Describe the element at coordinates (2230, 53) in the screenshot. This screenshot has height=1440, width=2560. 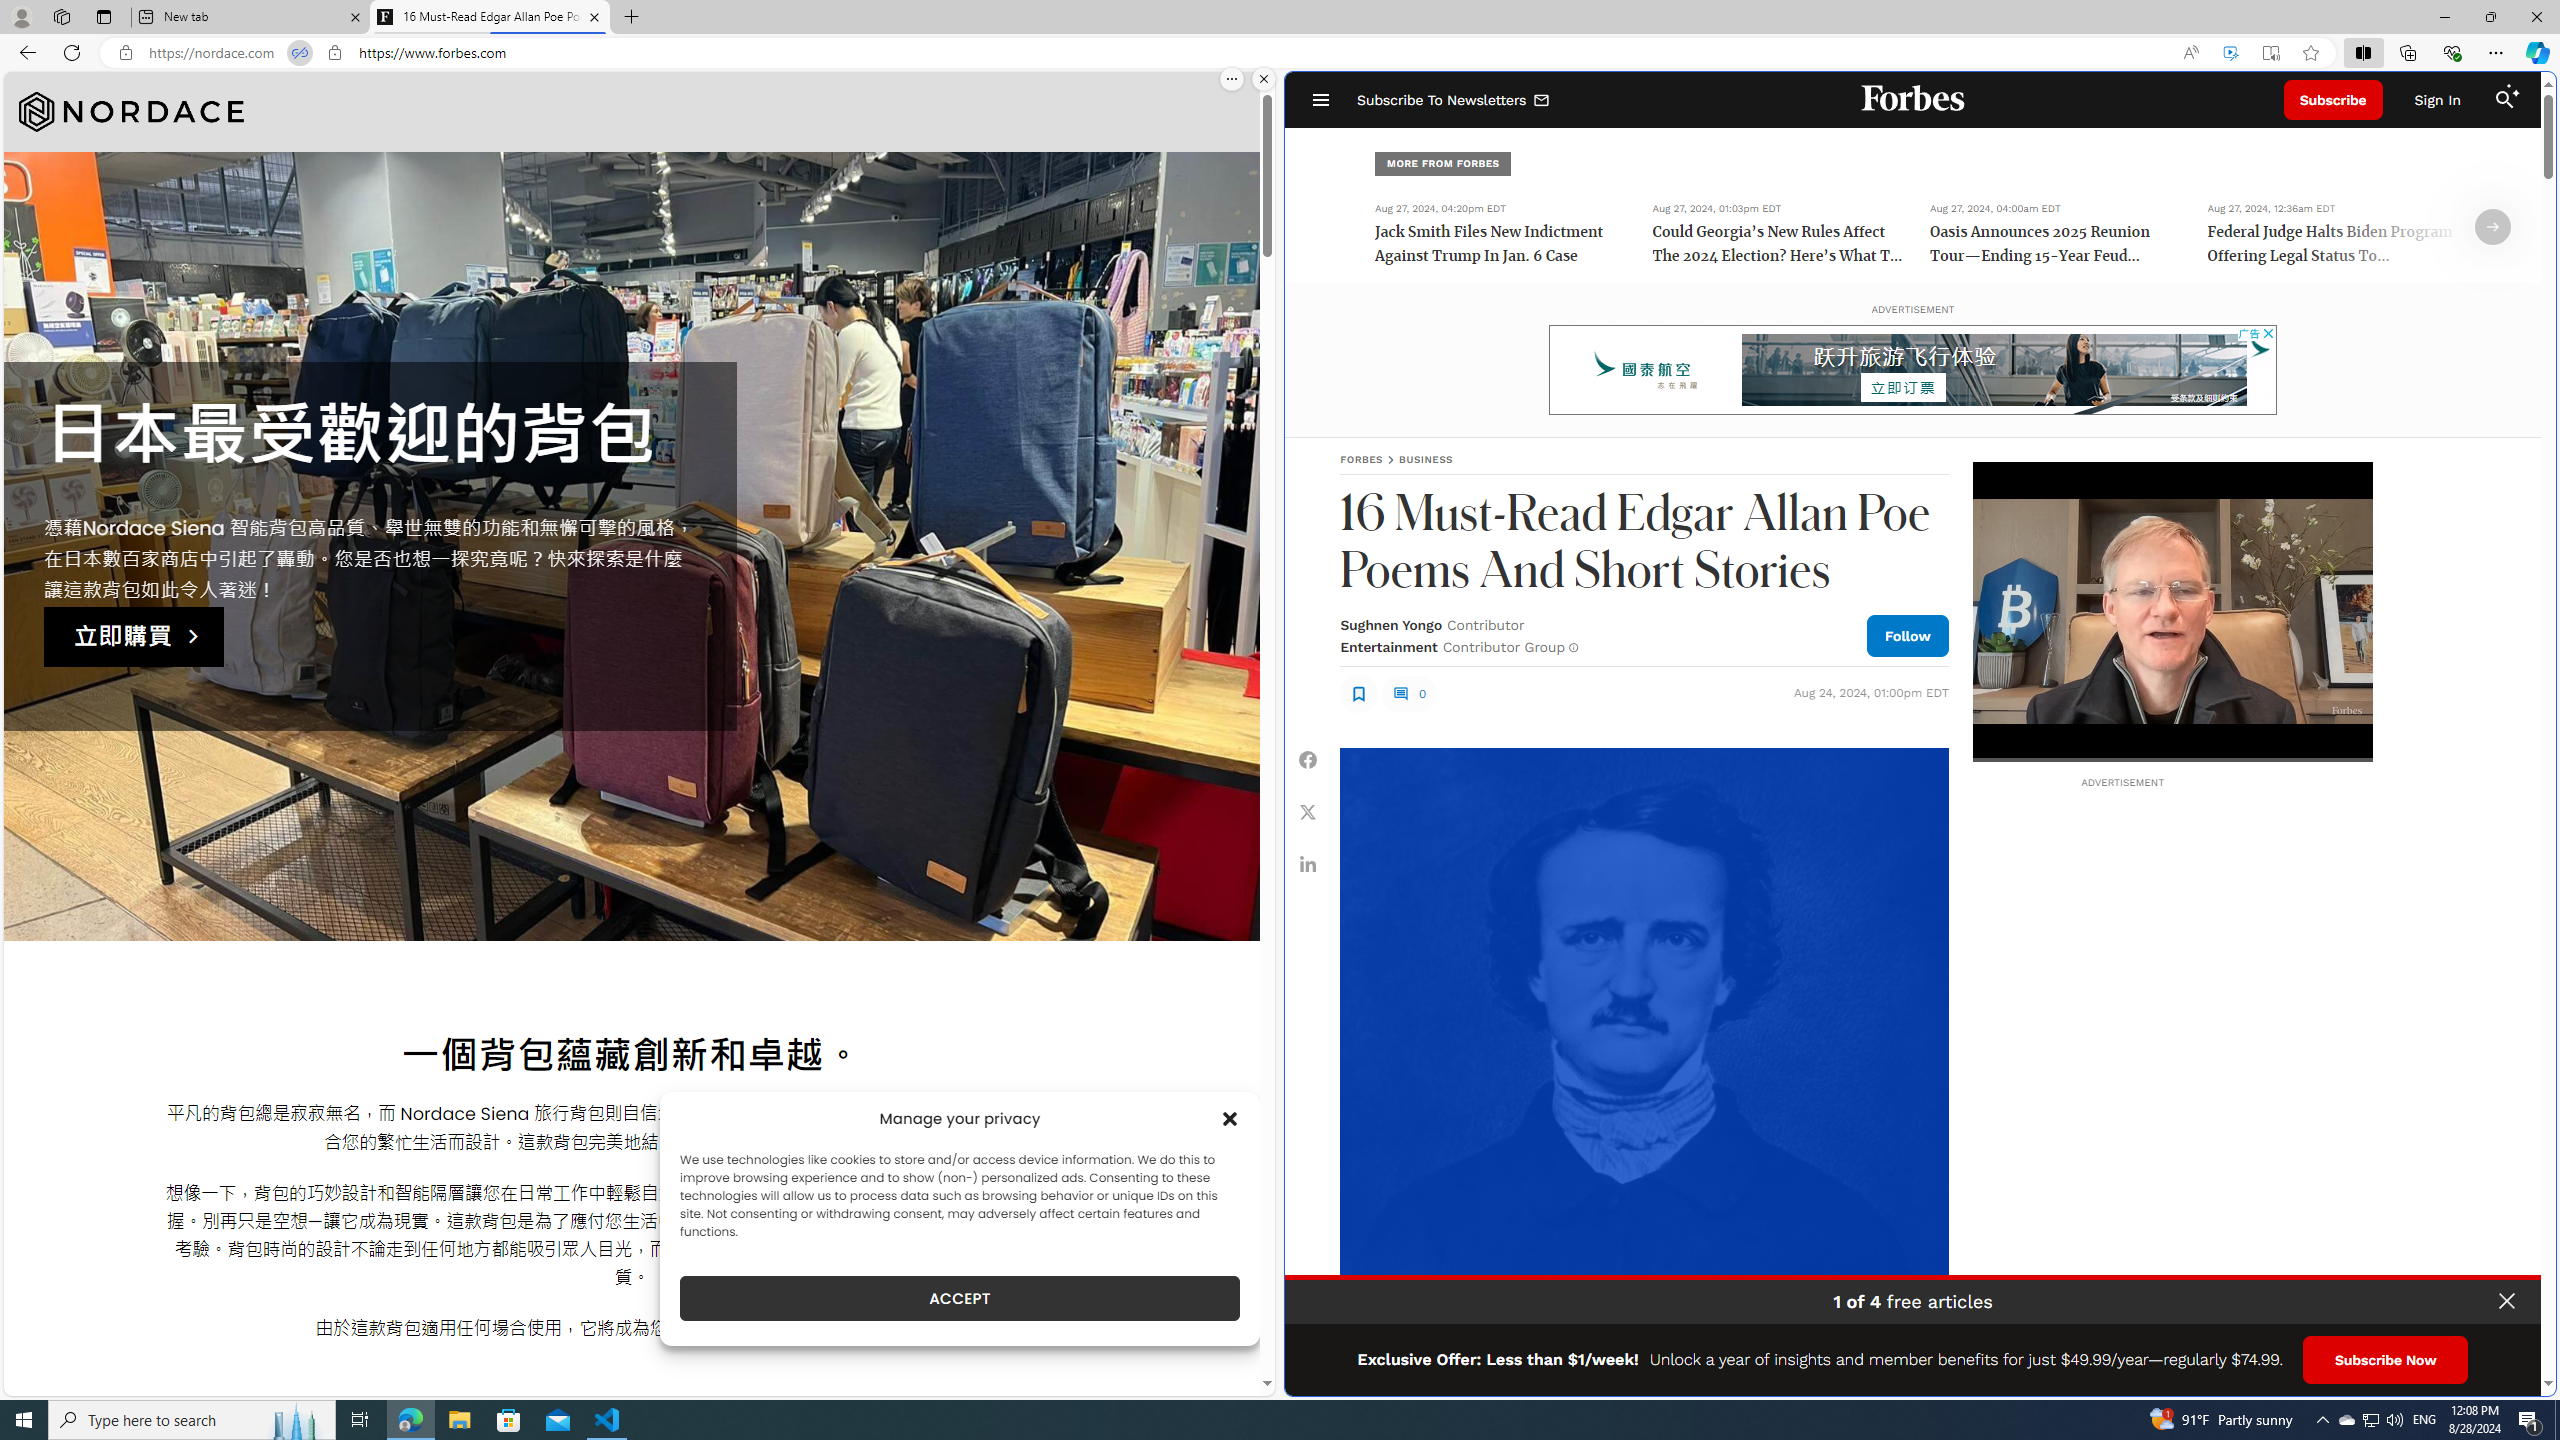
I see `'Enhance video'` at that location.